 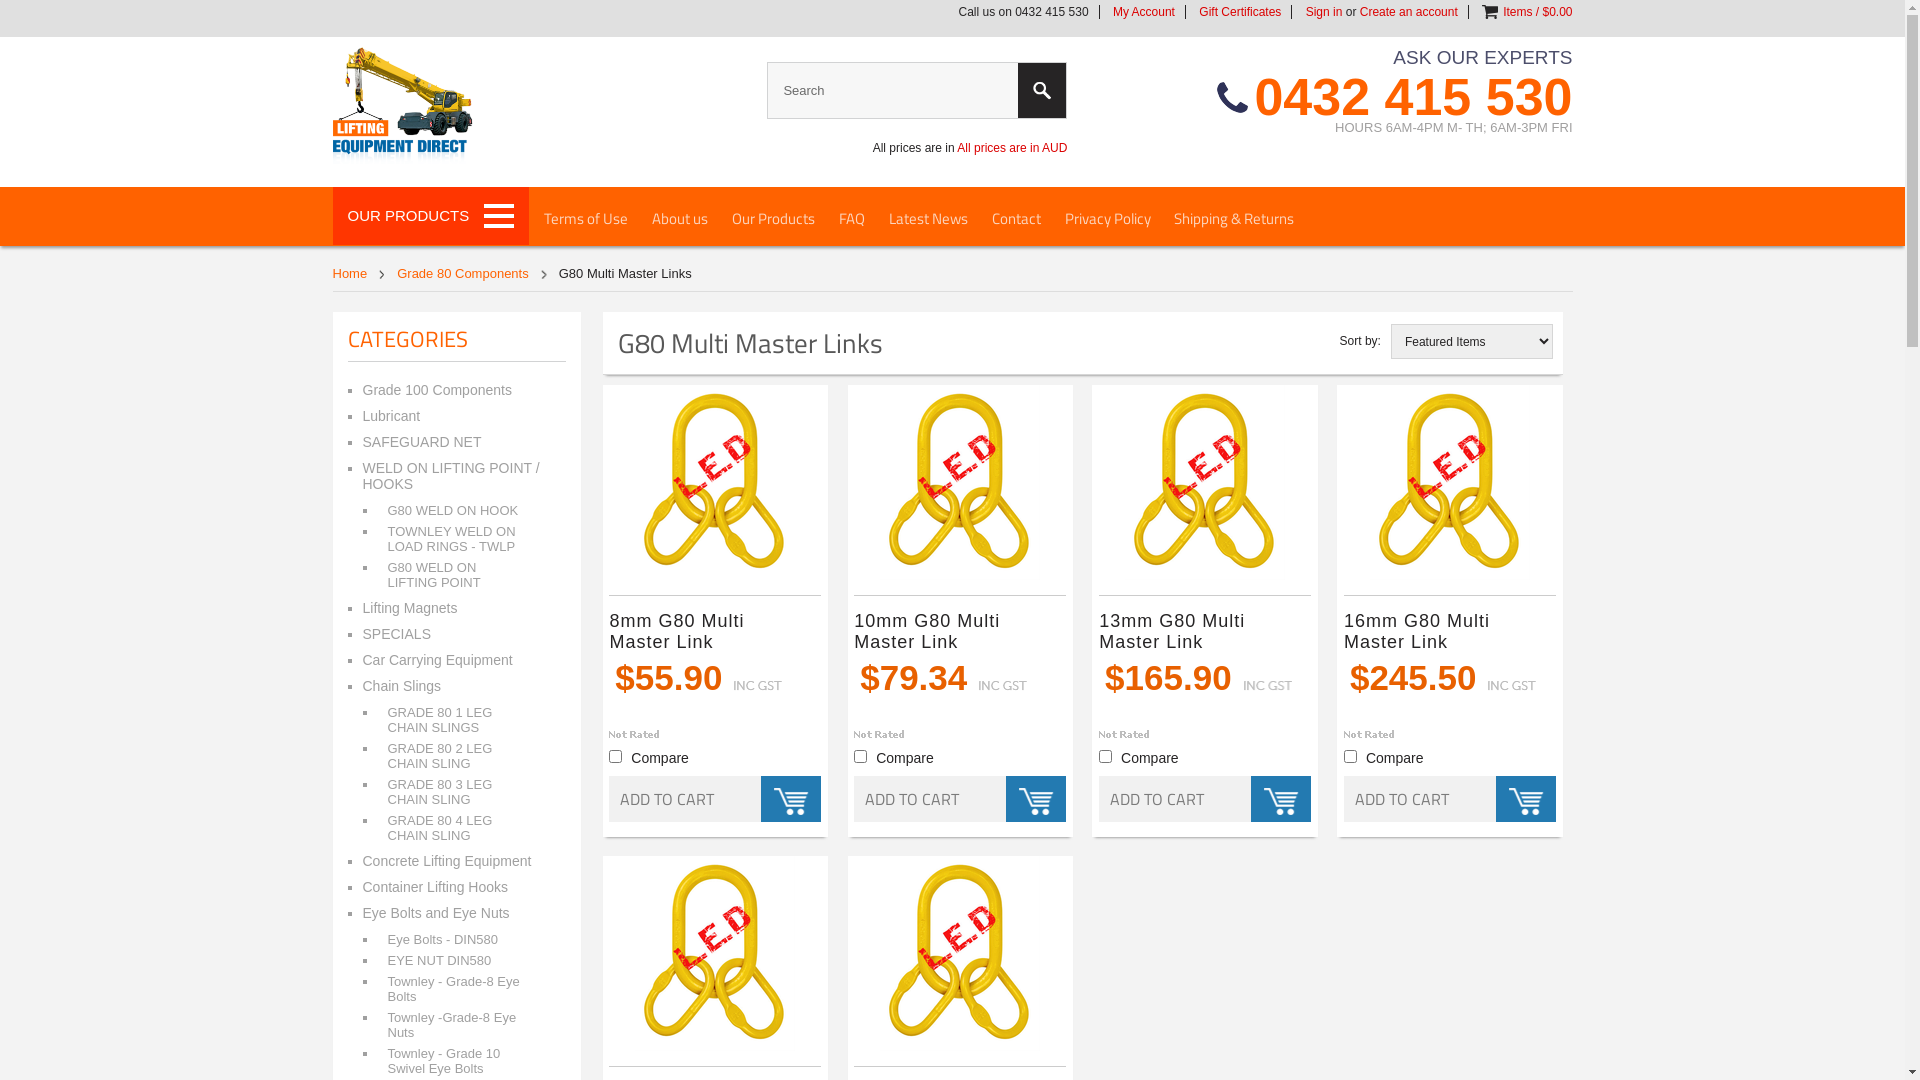 What do you see at coordinates (456, 538) in the screenshot?
I see `'TOWNLEY WELD ON LOAD RINGS - TWLP'` at bounding box center [456, 538].